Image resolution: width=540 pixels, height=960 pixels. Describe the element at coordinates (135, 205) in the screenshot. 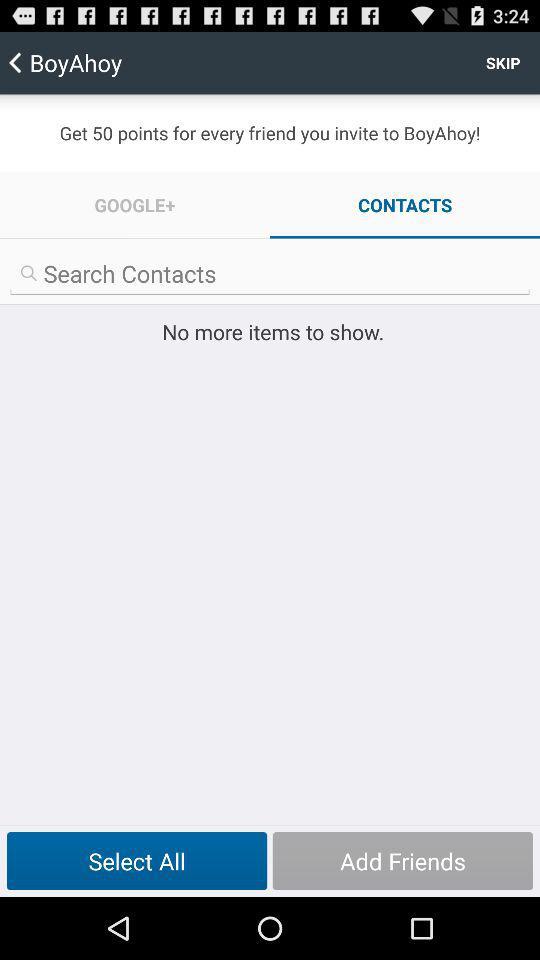

I see `the icon next to contacts` at that location.